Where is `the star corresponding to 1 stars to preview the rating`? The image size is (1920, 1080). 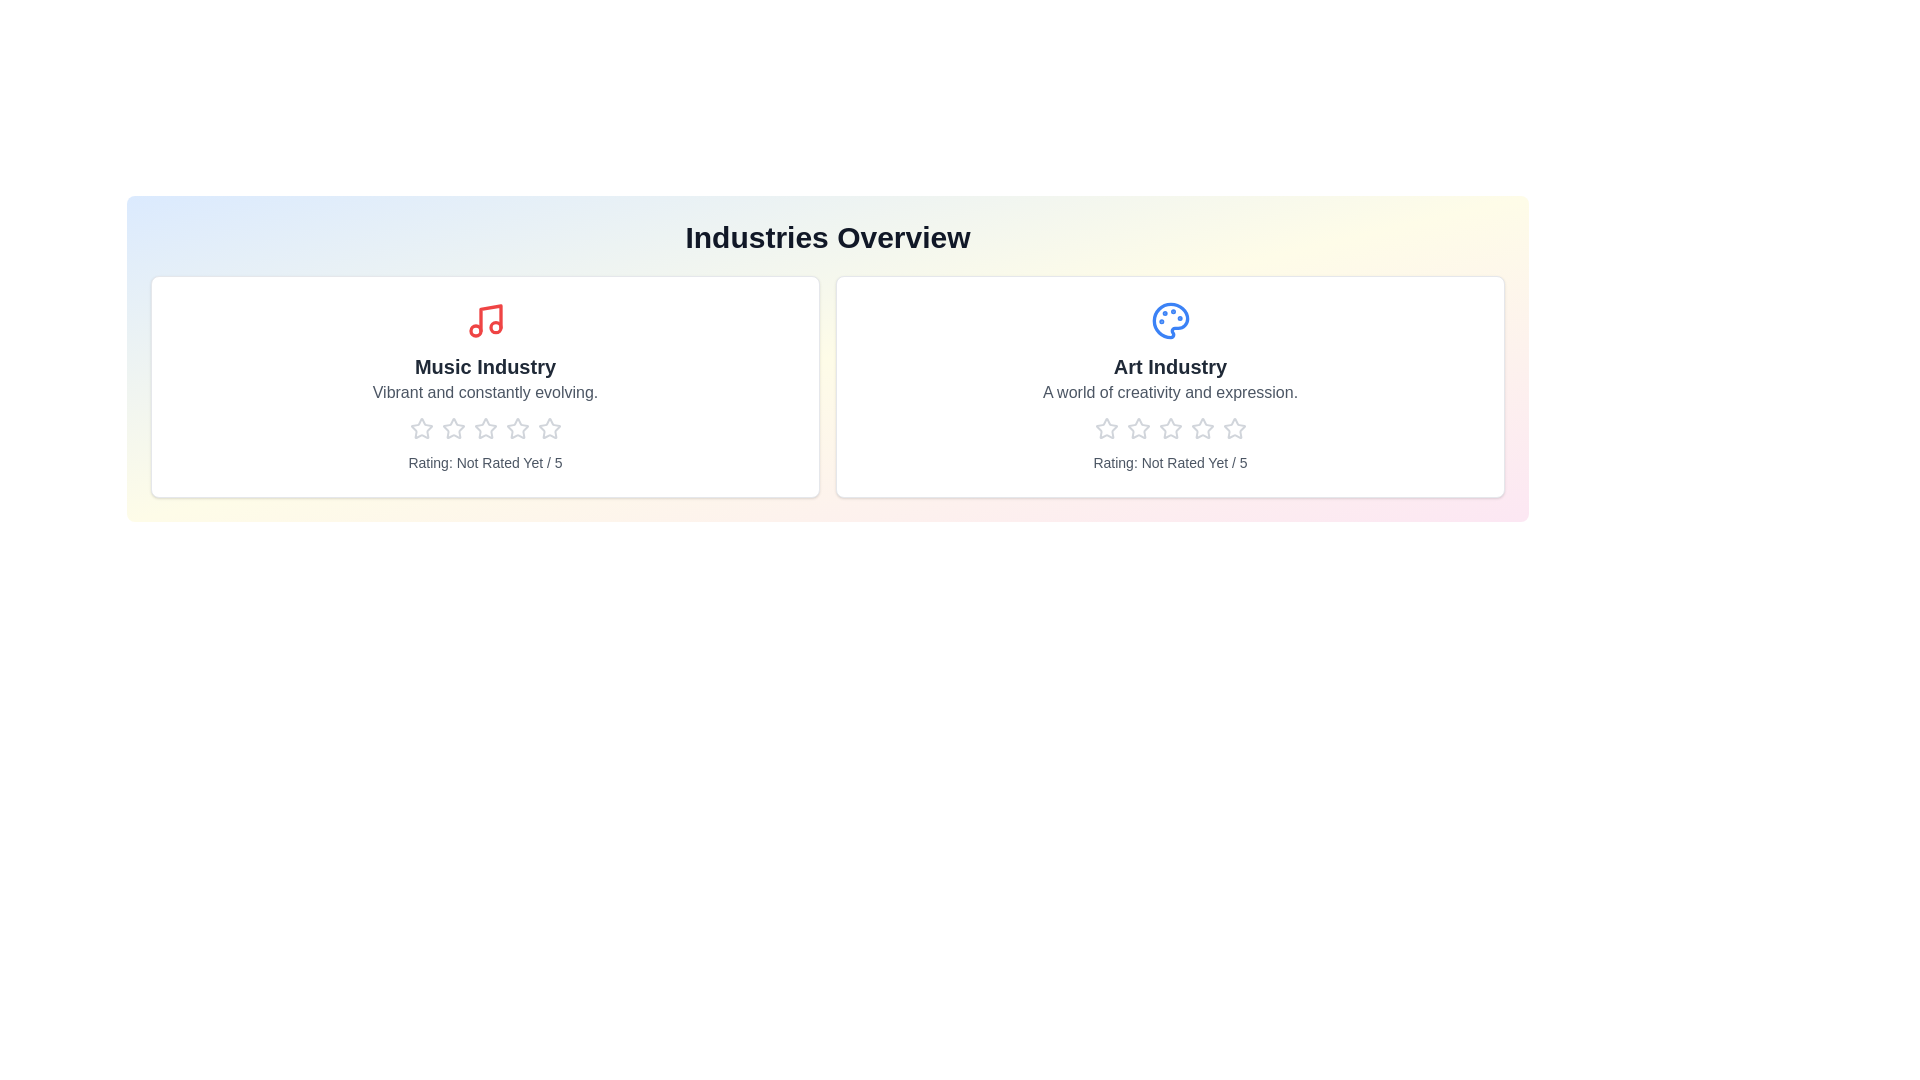
the star corresponding to 1 stars to preview the rating is located at coordinates (420, 427).